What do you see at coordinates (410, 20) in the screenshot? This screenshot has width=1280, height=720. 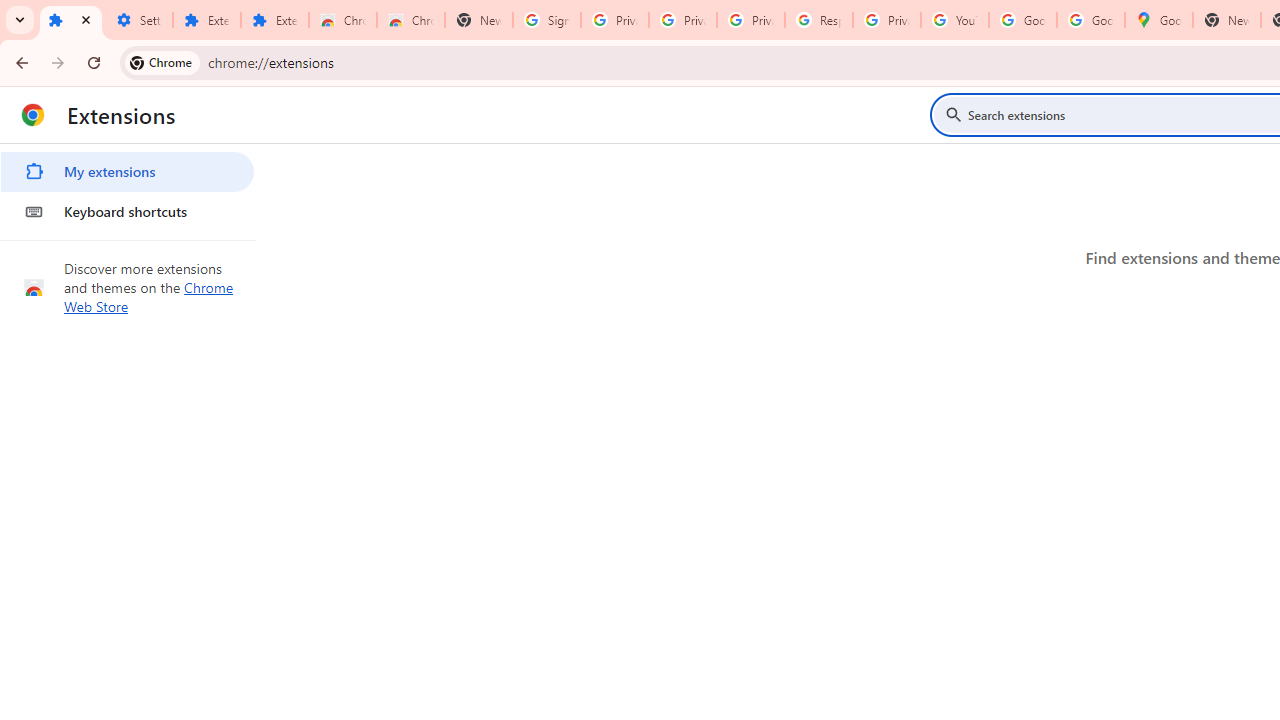 I see `'Chrome Web Store - Themes'` at bounding box center [410, 20].